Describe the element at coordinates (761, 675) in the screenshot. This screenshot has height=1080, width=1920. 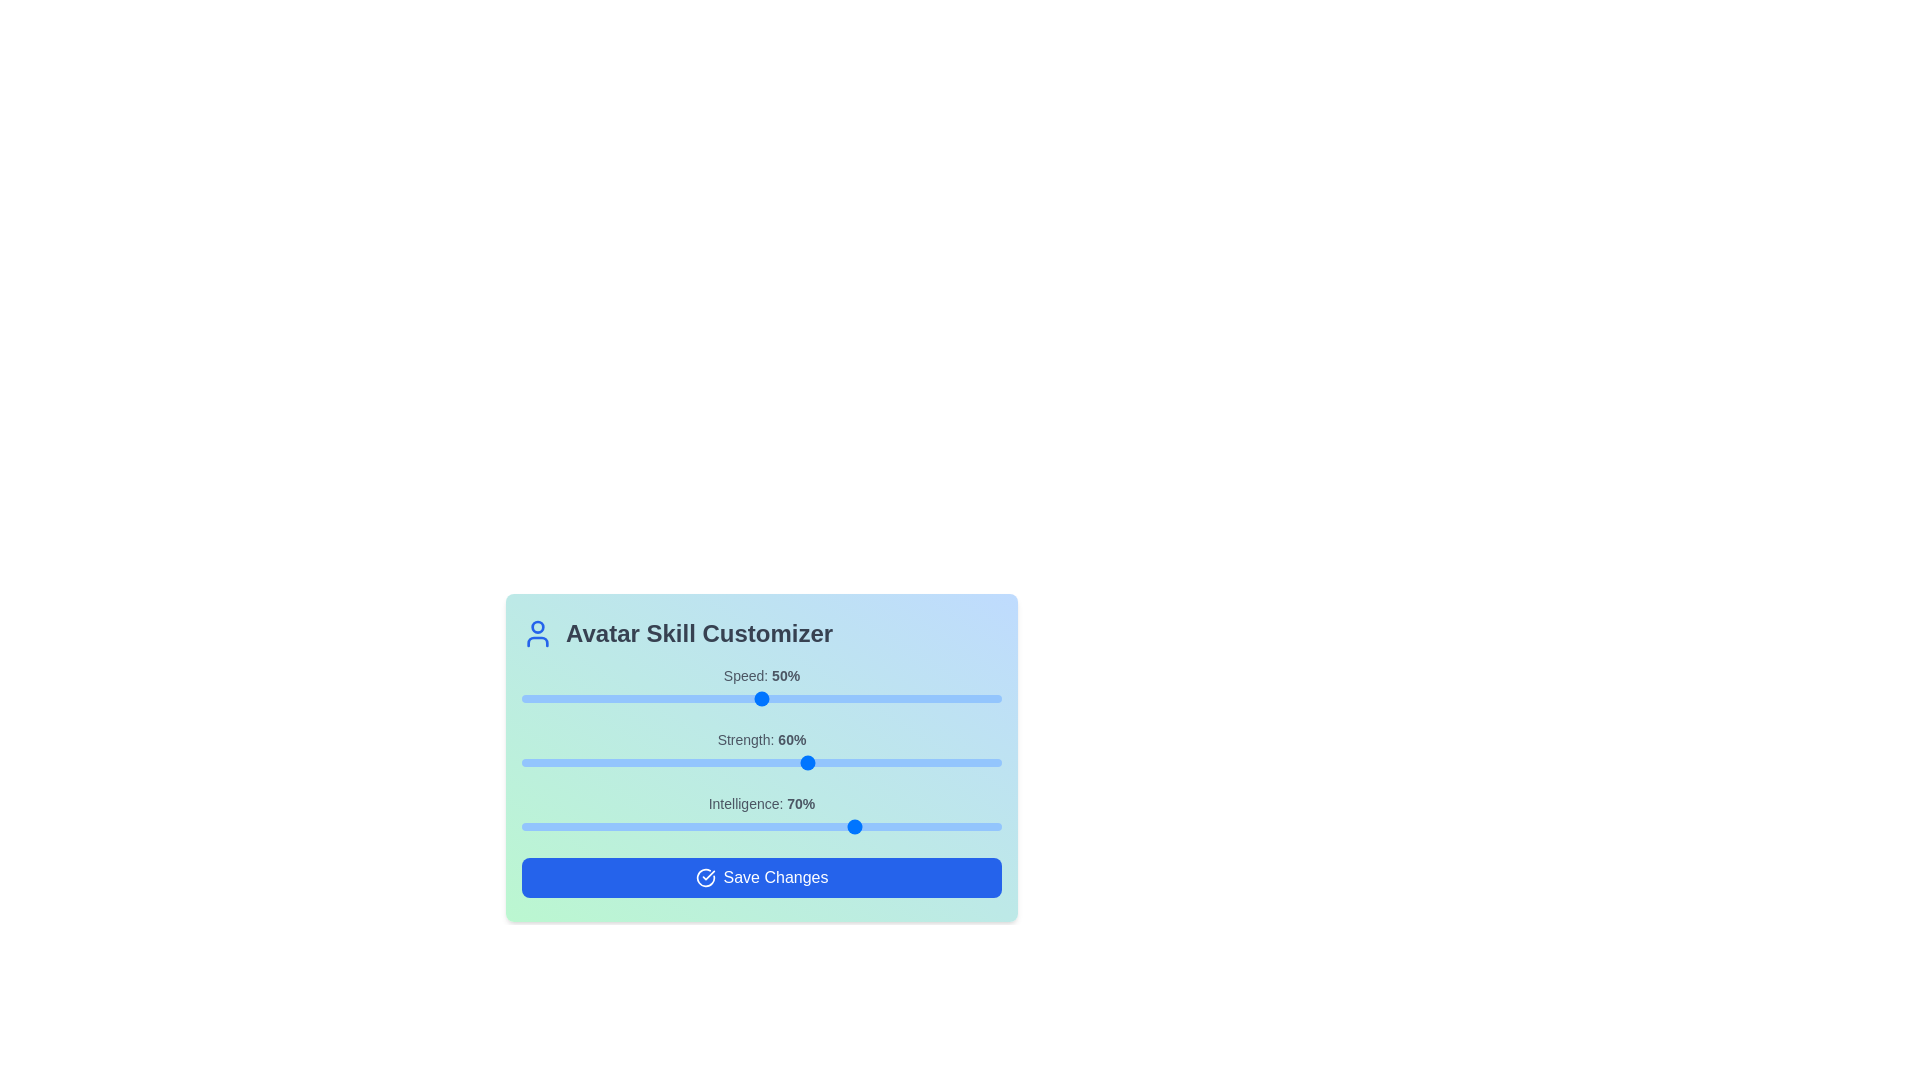
I see `the text label displaying 'Speed: 50%', which has 'Speed:' in a smaller font and '50%' in a bold, larger font, located above the associated slider control` at that location.